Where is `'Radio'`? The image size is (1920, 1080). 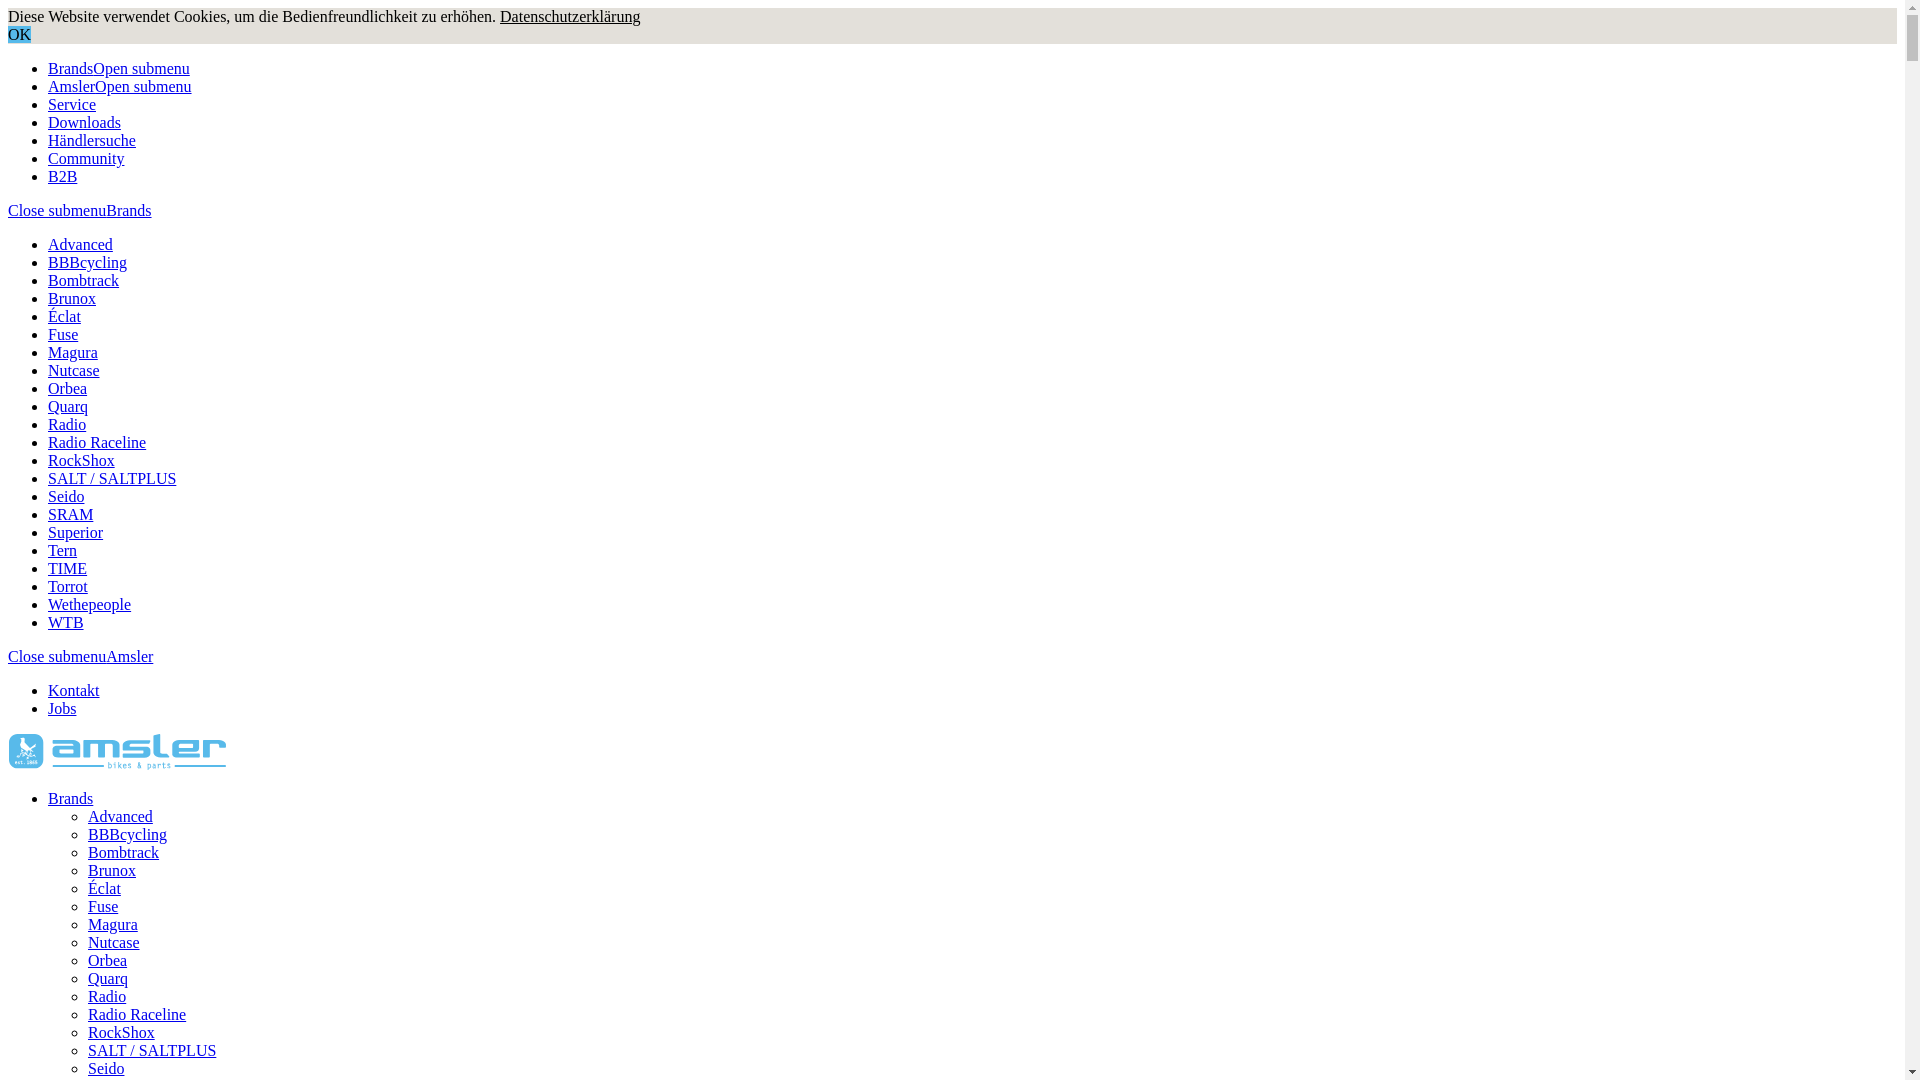 'Radio' is located at coordinates (86, 996).